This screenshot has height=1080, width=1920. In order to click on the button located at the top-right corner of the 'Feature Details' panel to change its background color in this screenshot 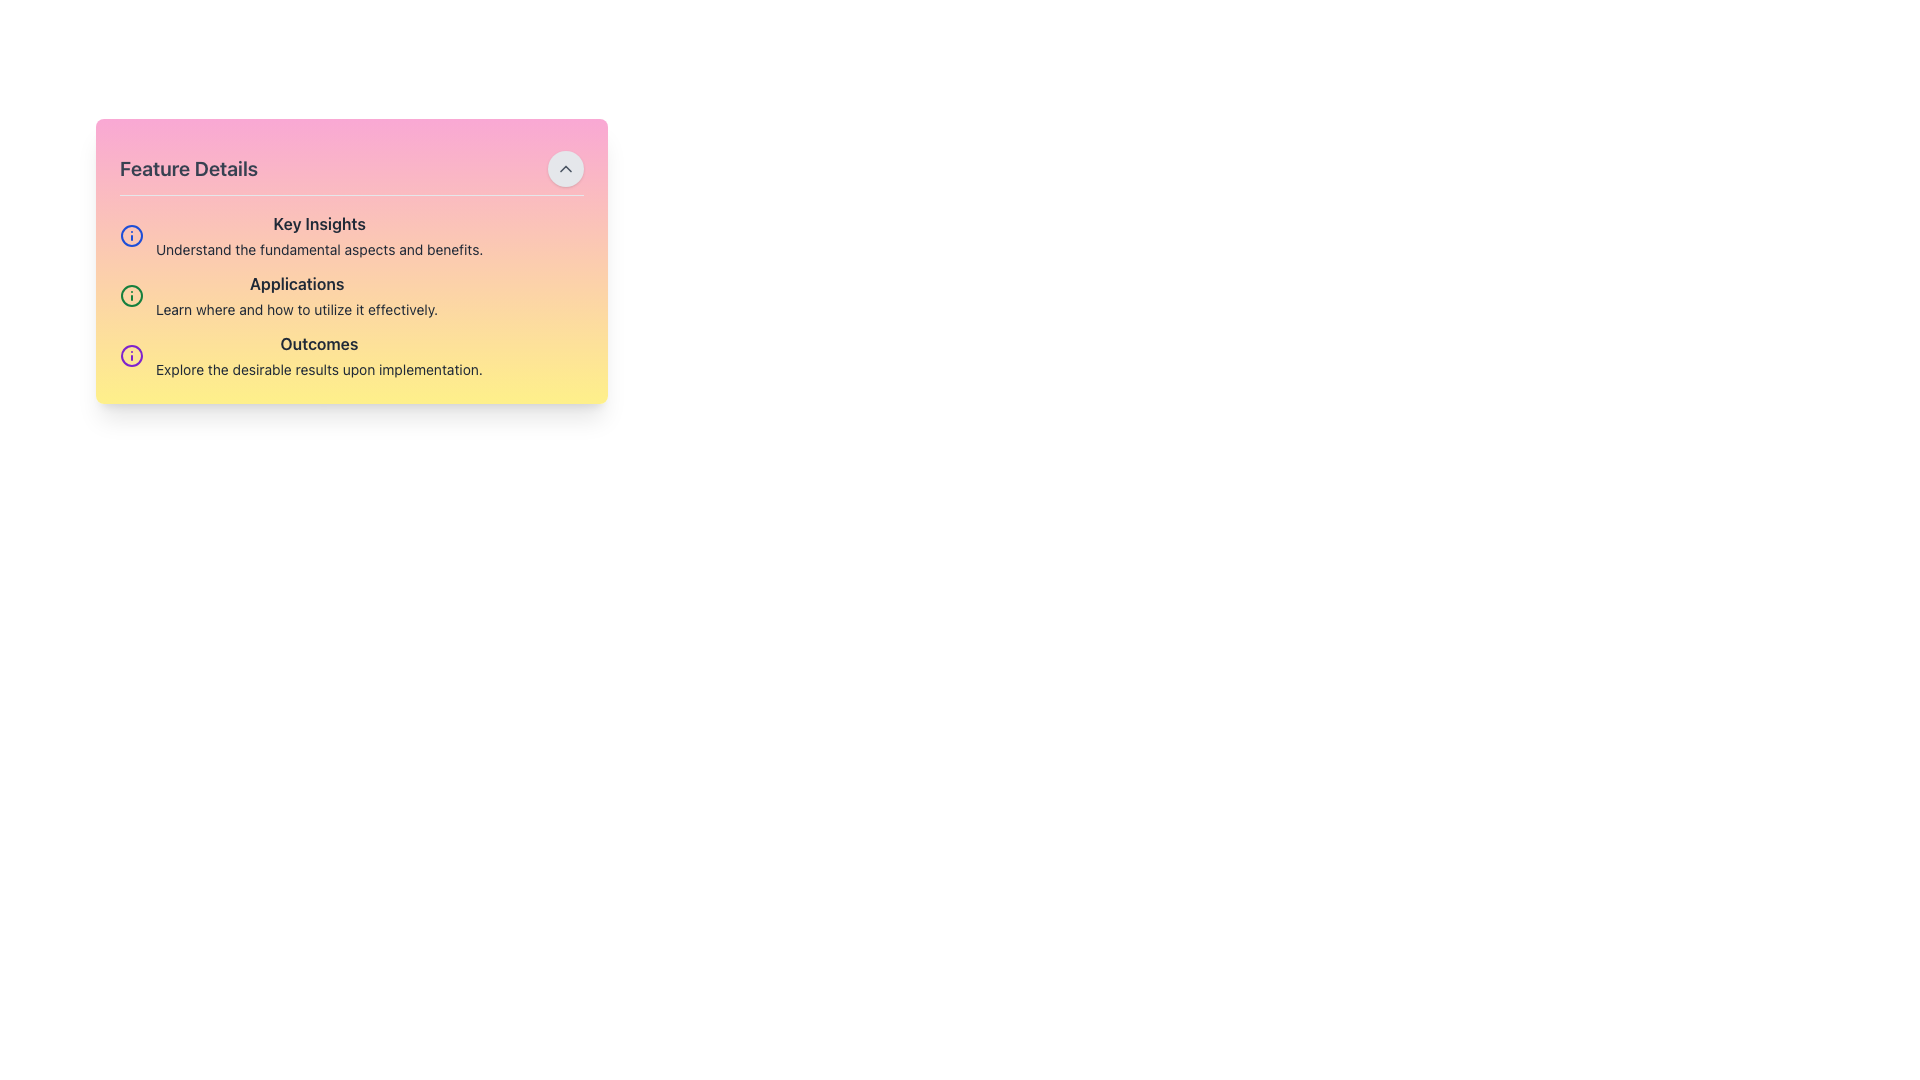, I will do `click(565, 168)`.